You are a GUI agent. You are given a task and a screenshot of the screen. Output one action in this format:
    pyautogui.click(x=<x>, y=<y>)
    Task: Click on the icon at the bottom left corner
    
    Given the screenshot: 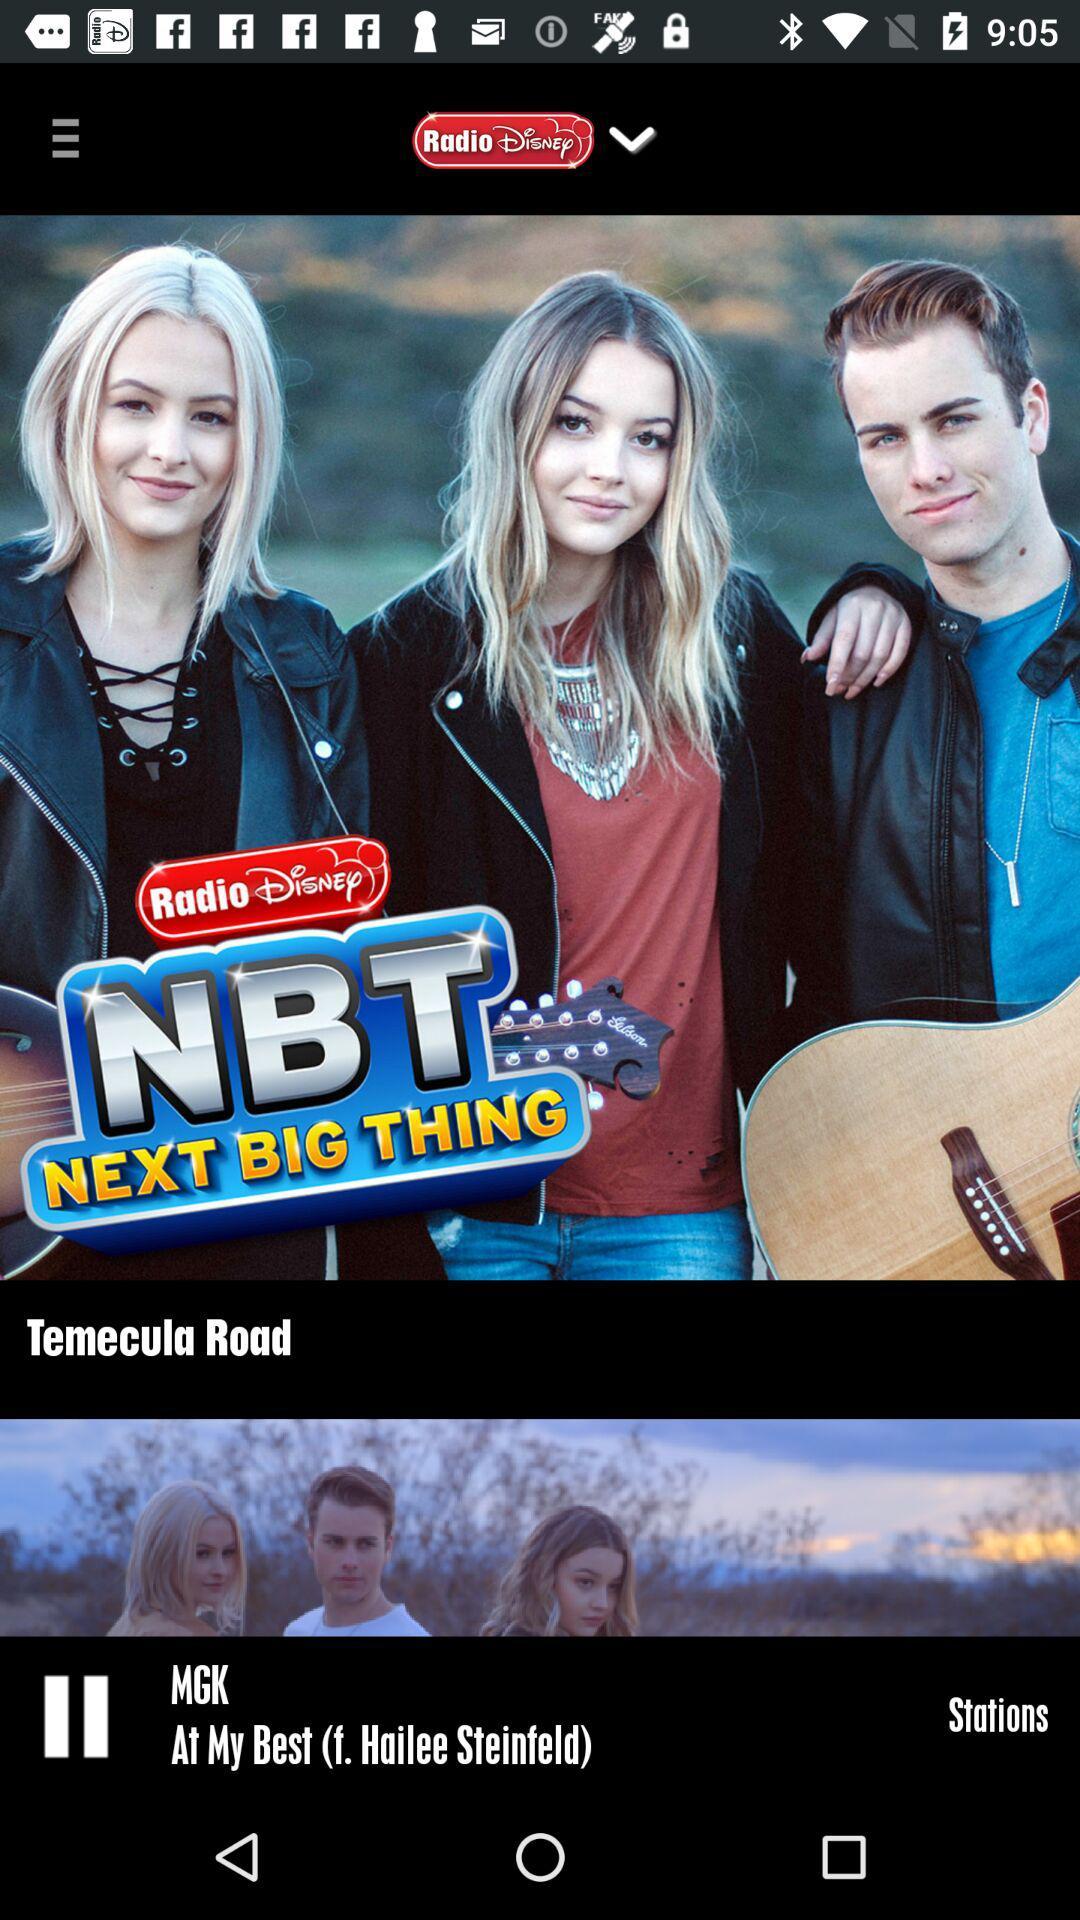 What is the action you would take?
    pyautogui.click(x=77, y=1714)
    